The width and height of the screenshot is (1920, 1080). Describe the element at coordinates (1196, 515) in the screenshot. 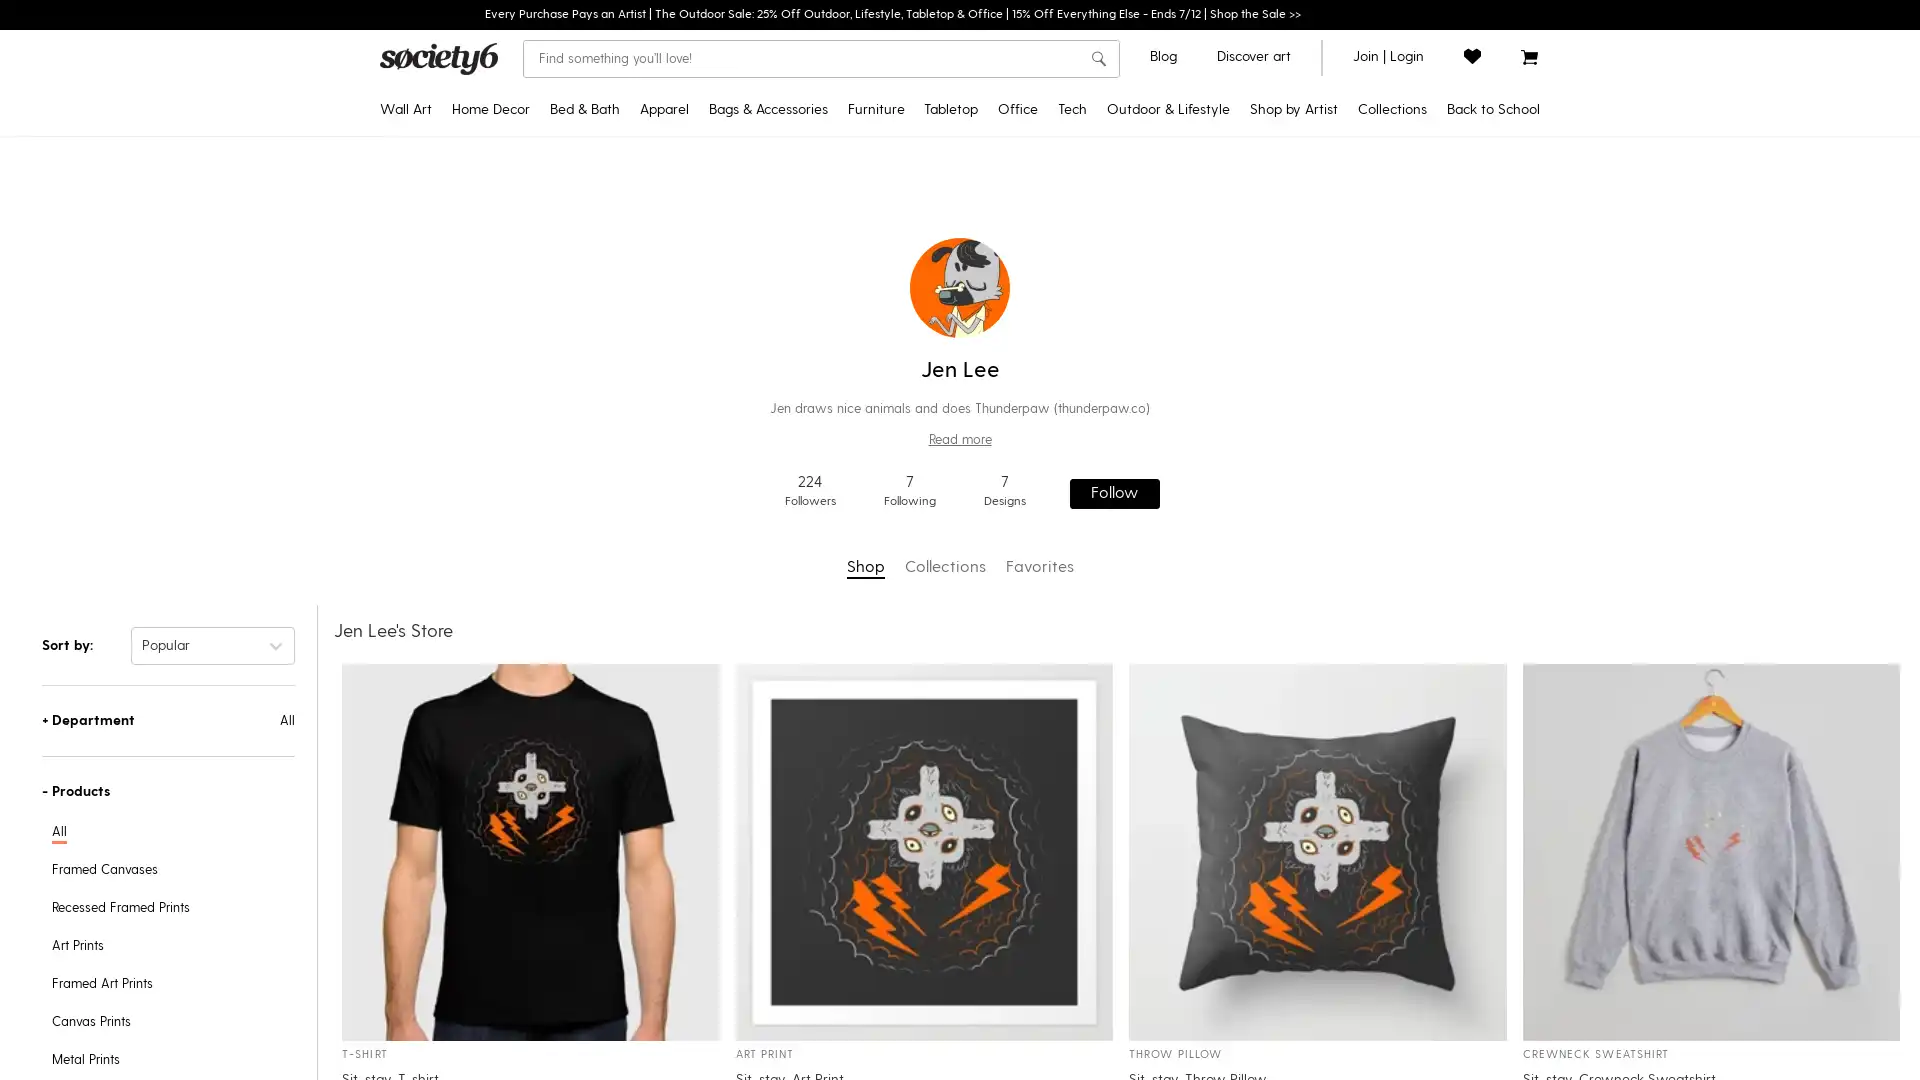

I see `Sling Chairs` at that location.